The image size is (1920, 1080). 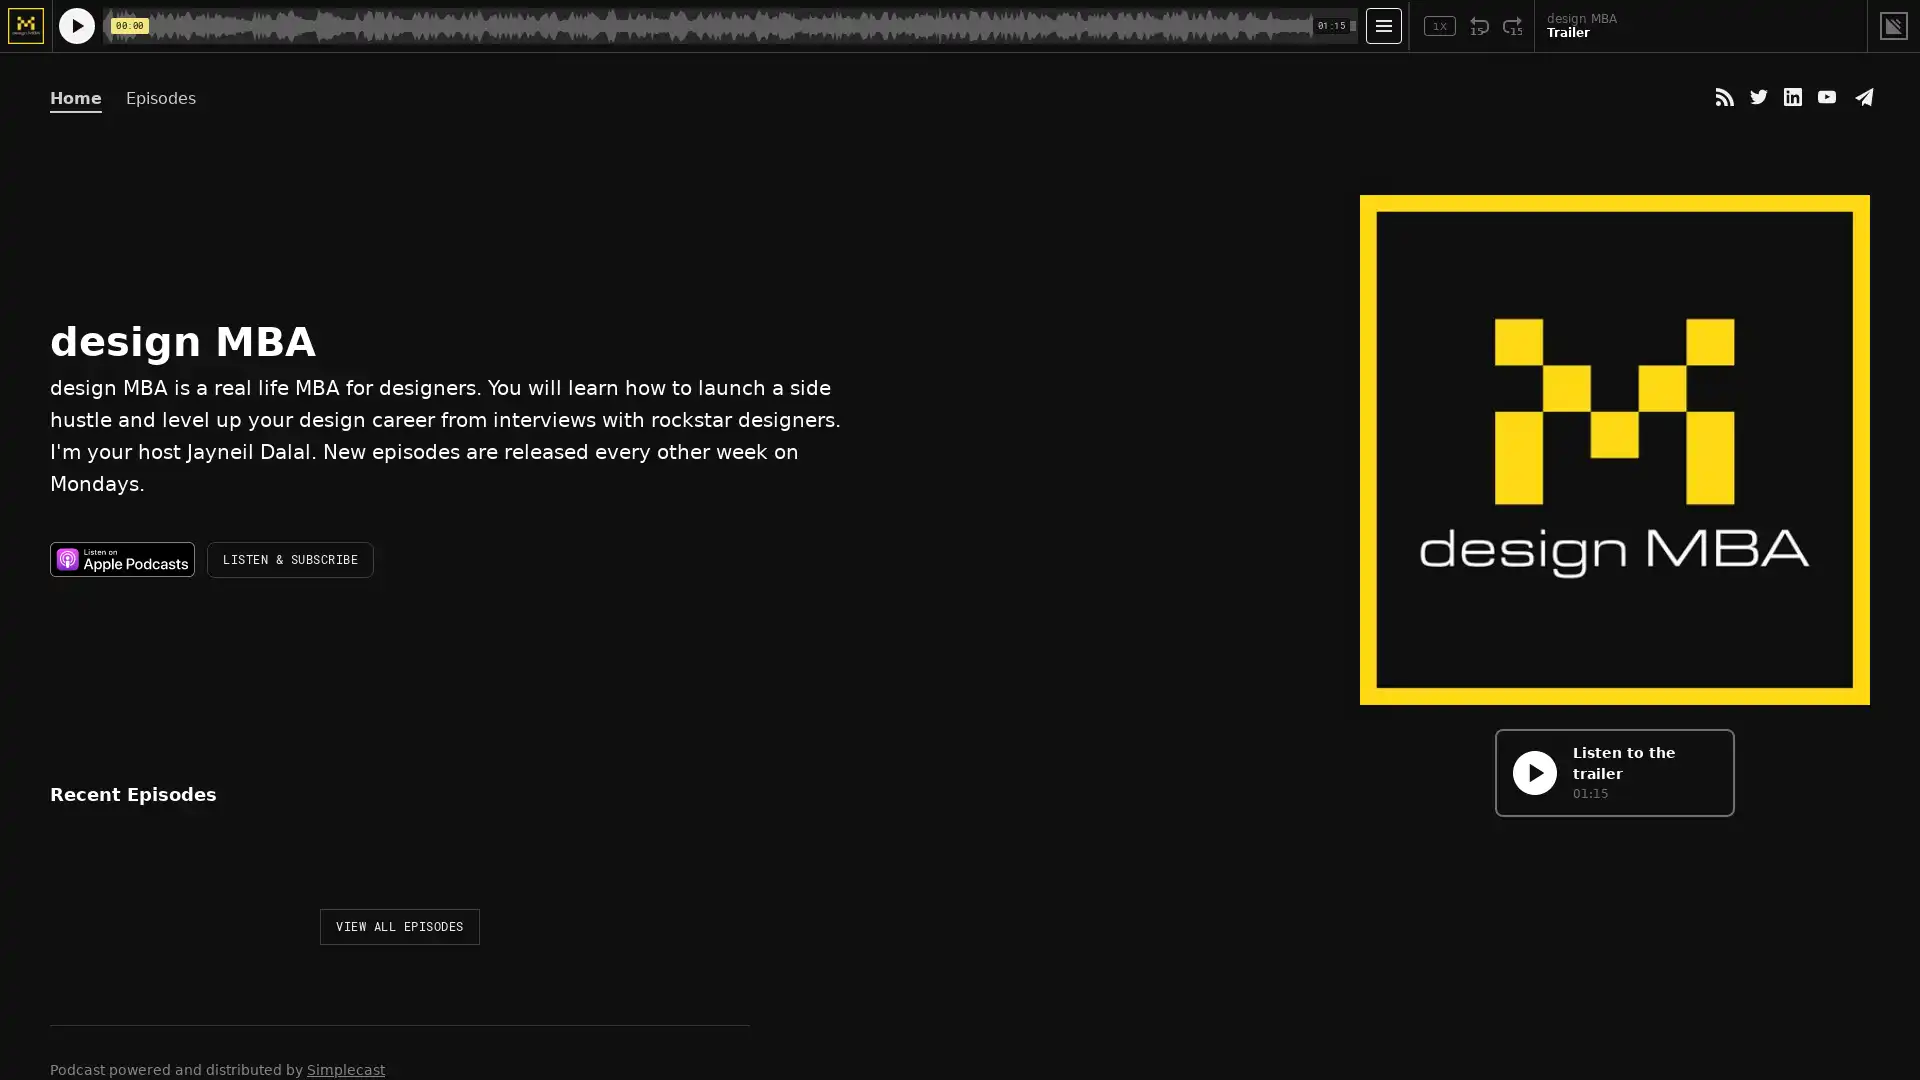 I want to click on Rewind 15 Seconds, so click(x=1479, y=26).